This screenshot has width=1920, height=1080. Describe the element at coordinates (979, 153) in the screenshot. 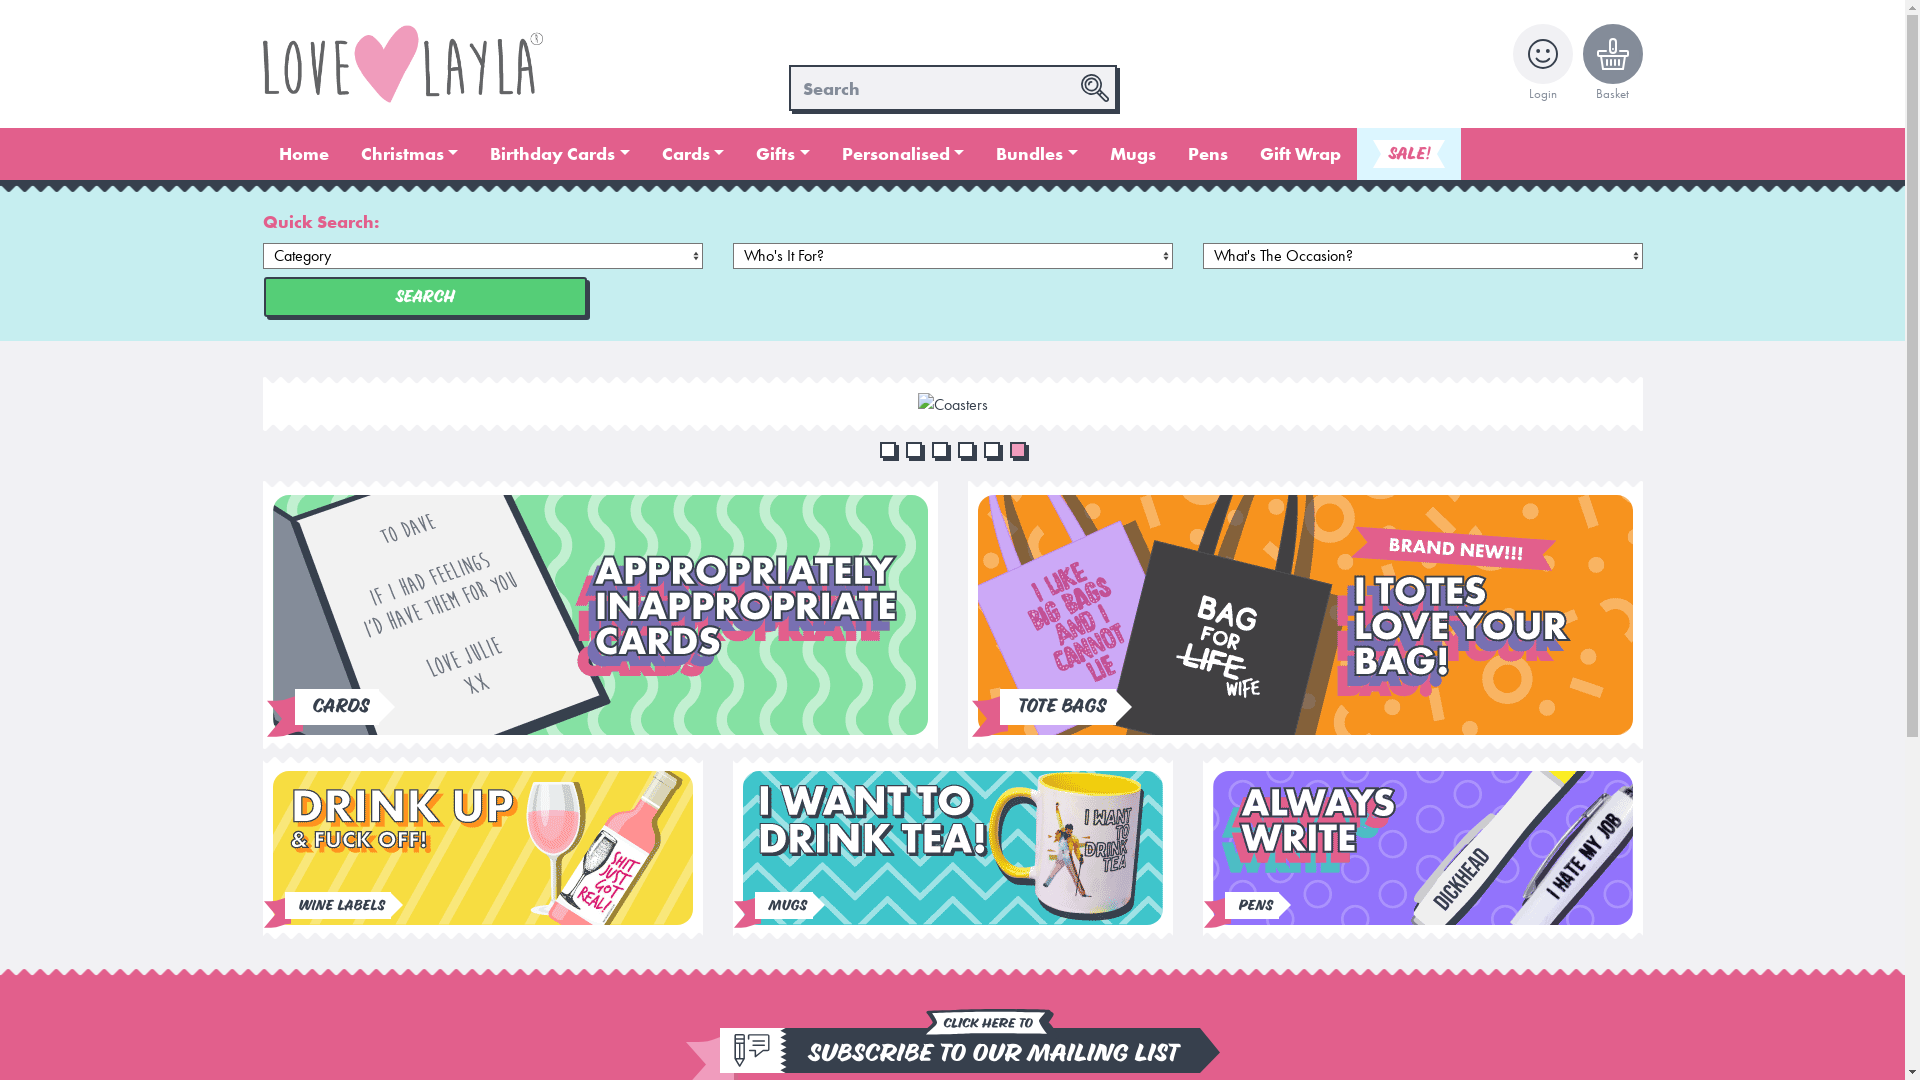

I see `'Bundles'` at that location.